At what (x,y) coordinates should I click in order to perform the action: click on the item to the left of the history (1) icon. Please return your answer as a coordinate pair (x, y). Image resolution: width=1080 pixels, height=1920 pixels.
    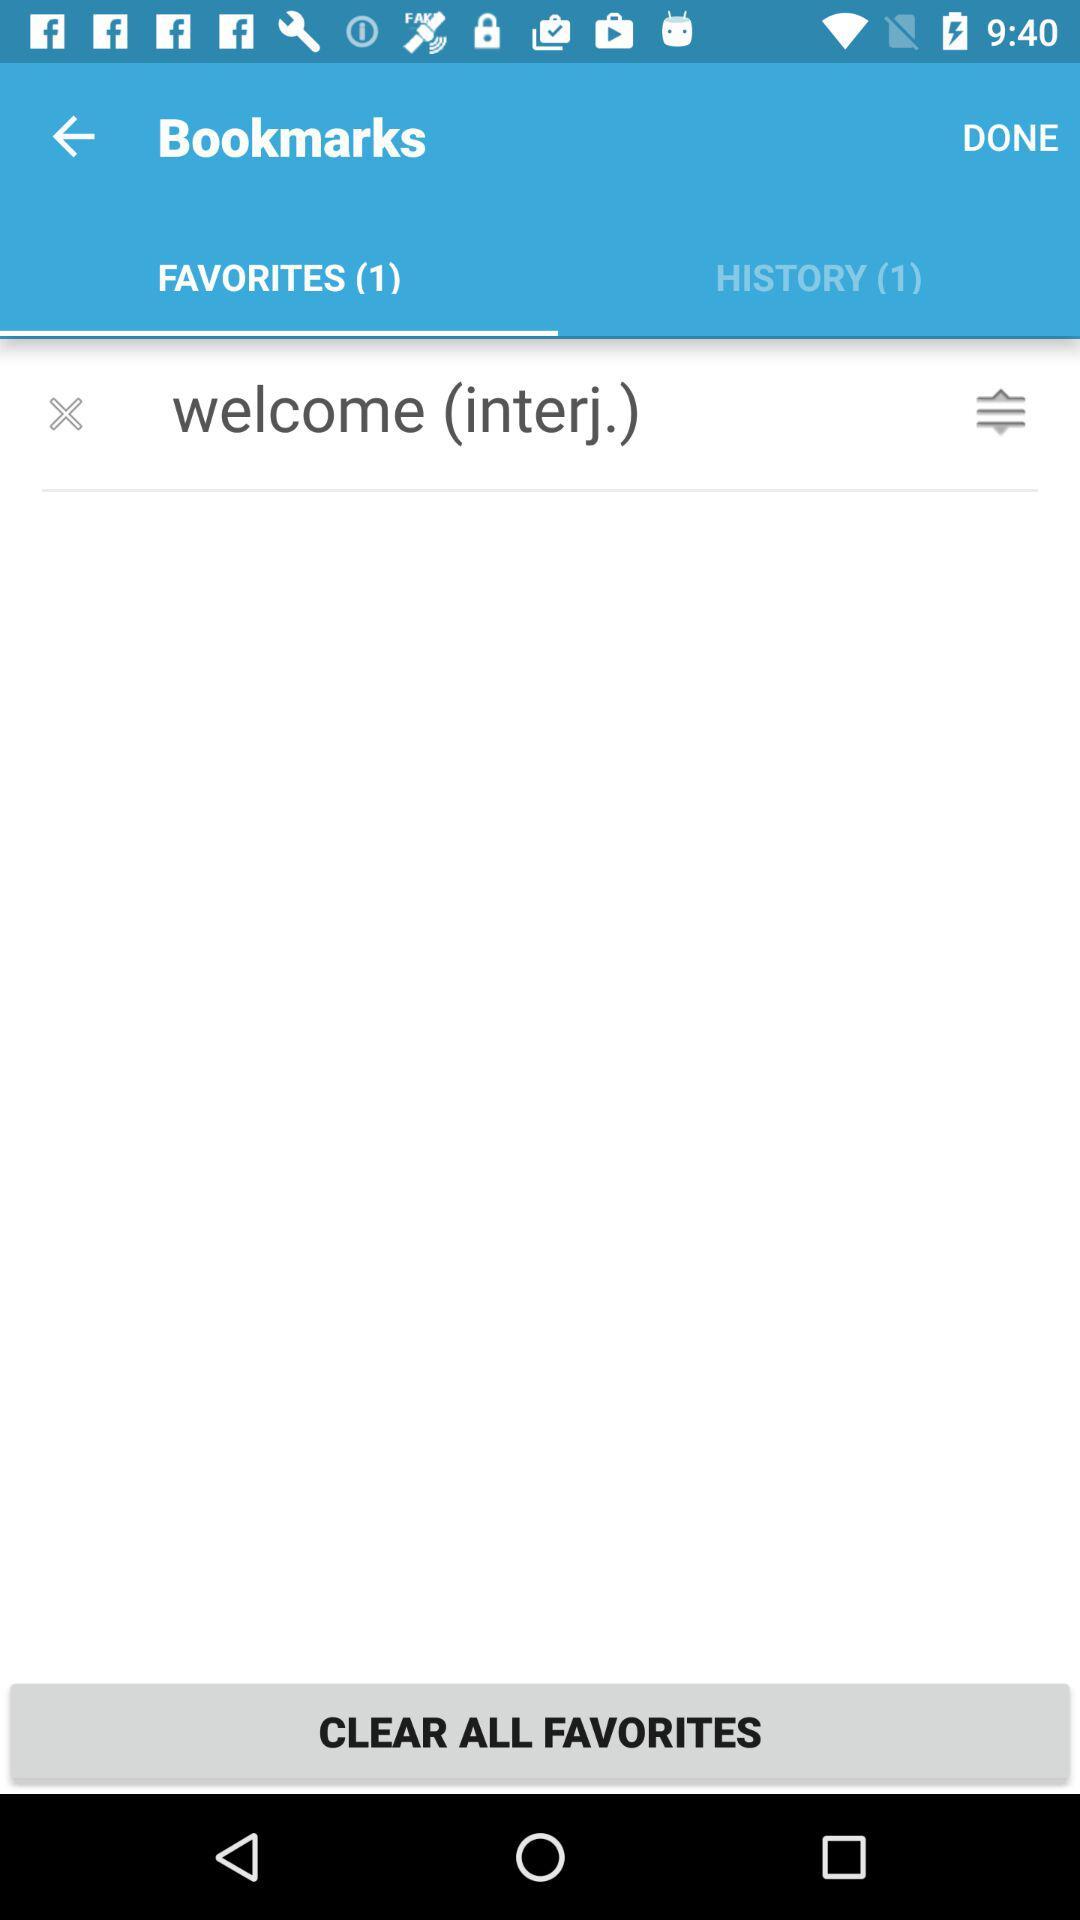
    Looking at the image, I should click on (278, 272).